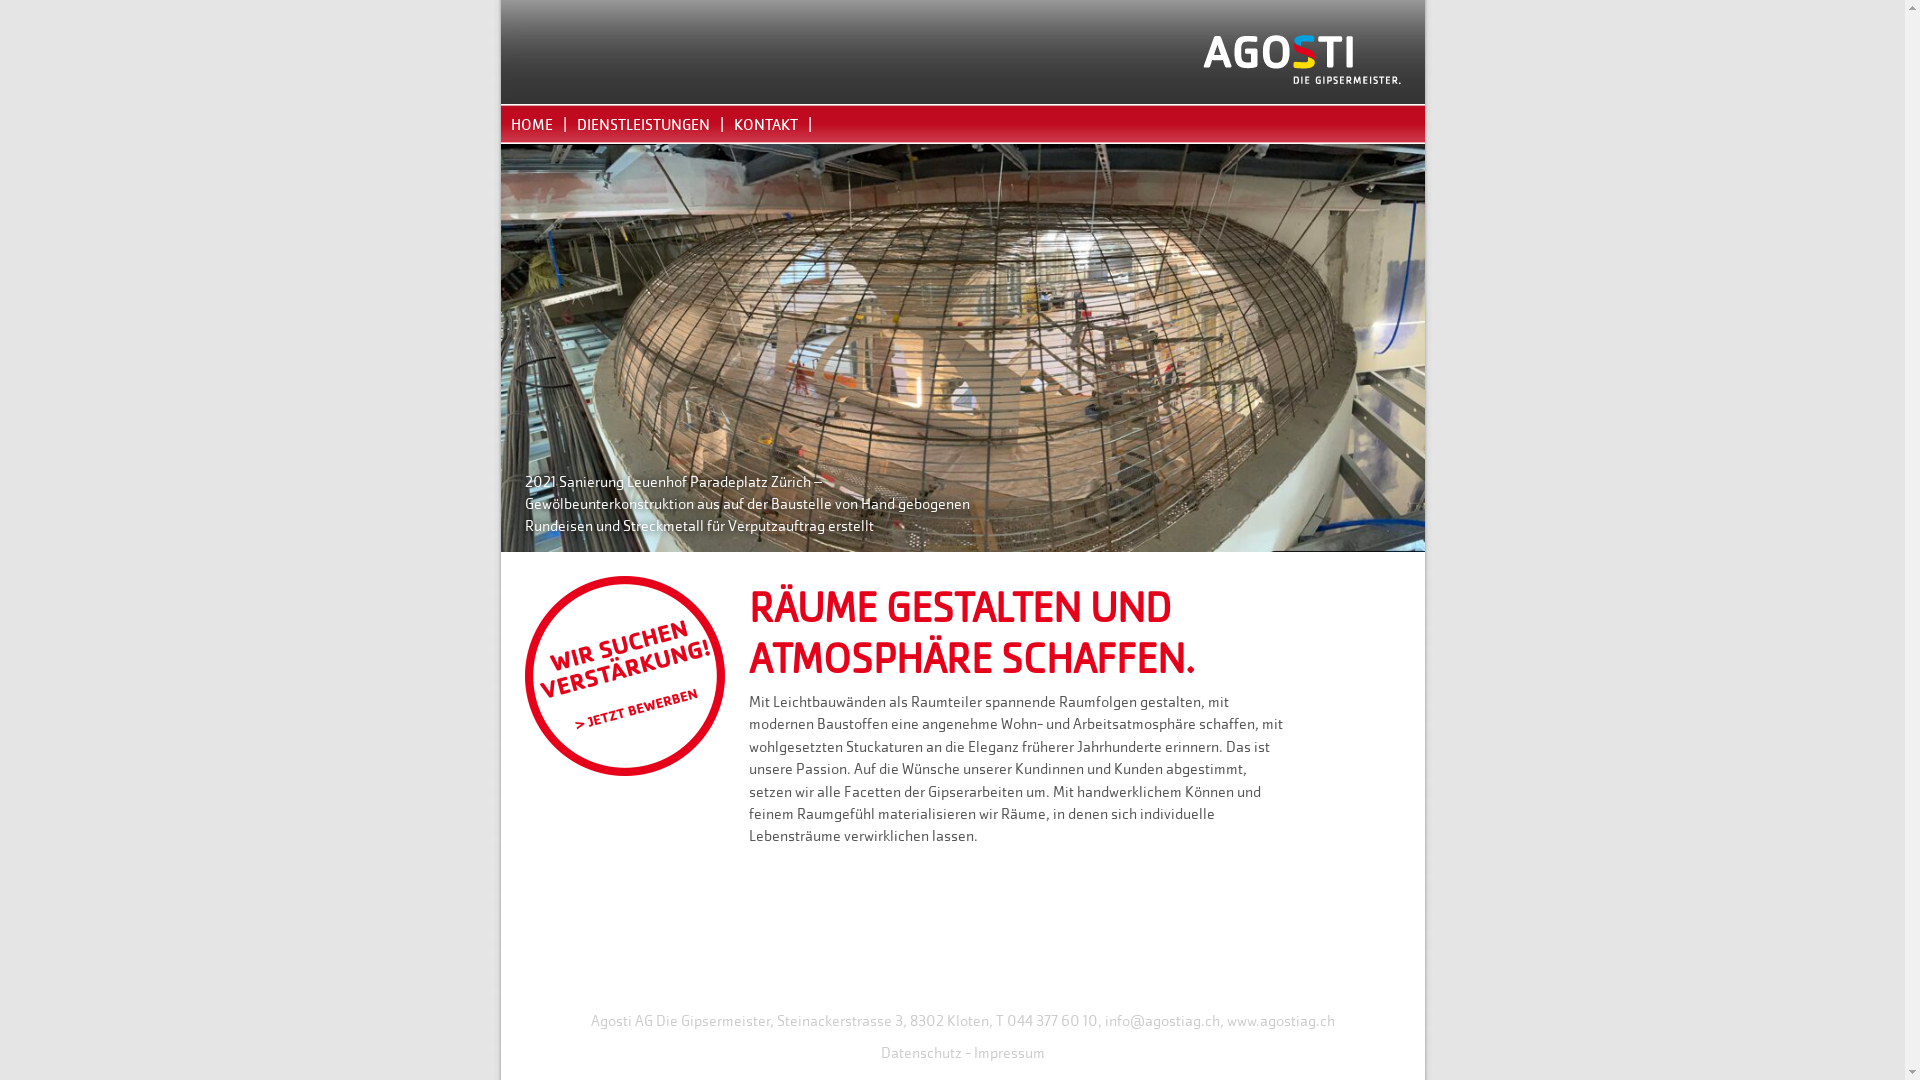 Image resolution: width=1920 pixels, height=1080 pixels. What do you see at coordinates (1009, 1051) in the screenshot?
I see `'Impressum'` at bounding box center [1009, 1051].